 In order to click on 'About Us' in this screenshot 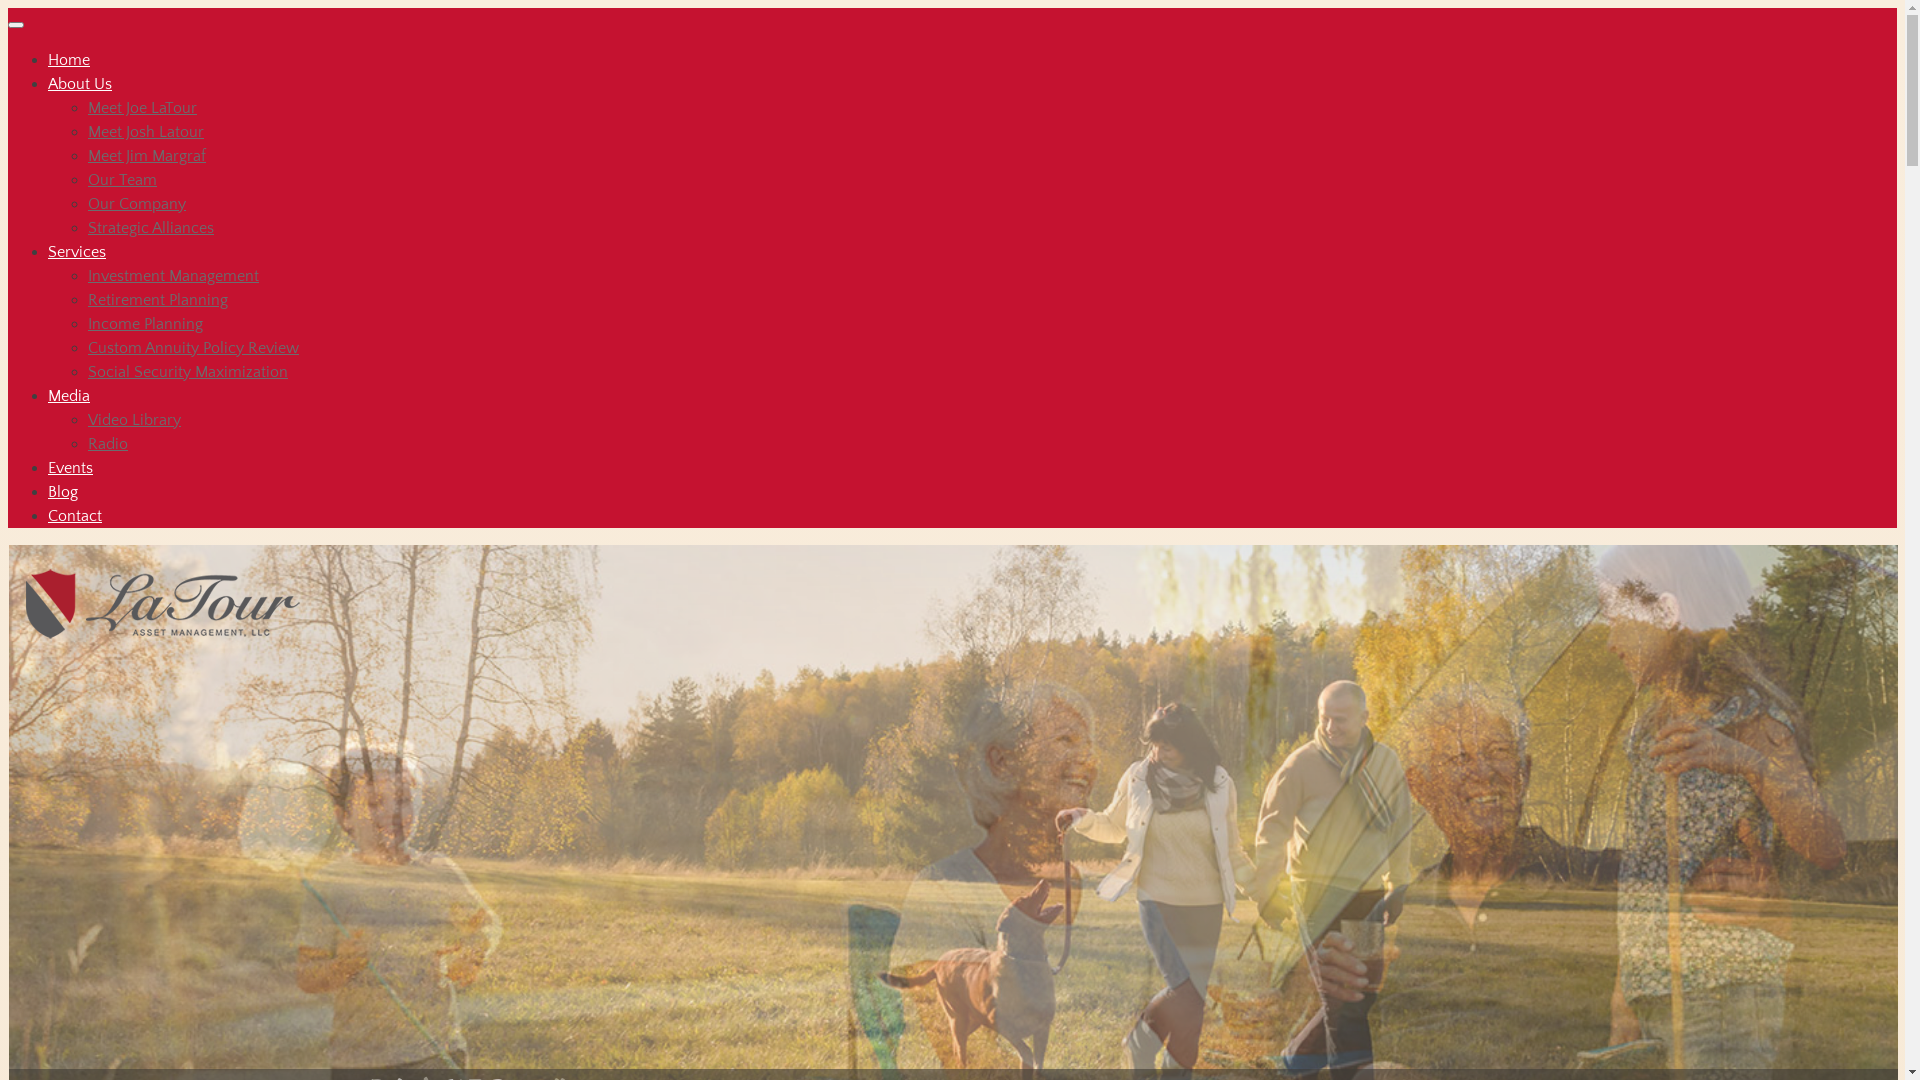, I will do `click(80, 83)`.